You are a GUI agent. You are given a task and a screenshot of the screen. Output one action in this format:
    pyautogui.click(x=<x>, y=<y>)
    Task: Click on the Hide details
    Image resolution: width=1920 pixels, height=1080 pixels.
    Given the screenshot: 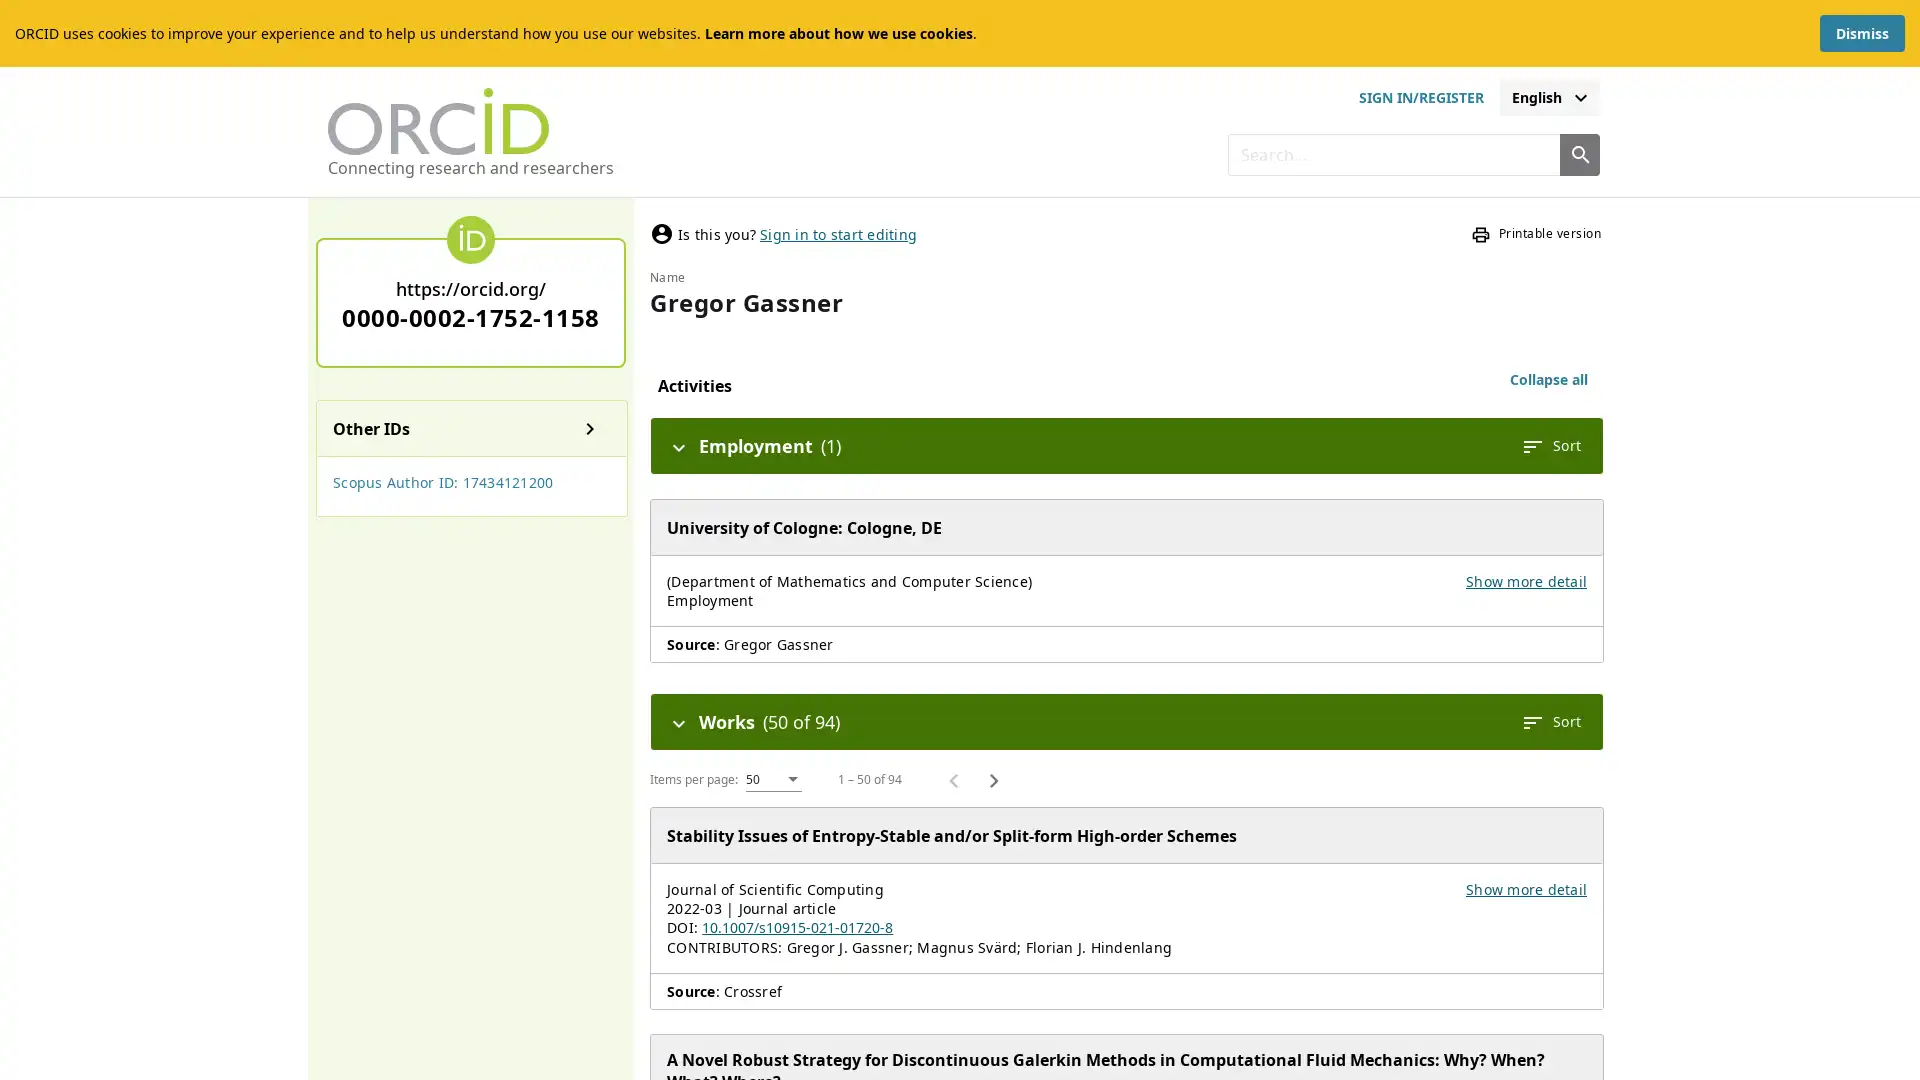 What is the action you would take?
    pyautogui.click(x=678, y=445)
    